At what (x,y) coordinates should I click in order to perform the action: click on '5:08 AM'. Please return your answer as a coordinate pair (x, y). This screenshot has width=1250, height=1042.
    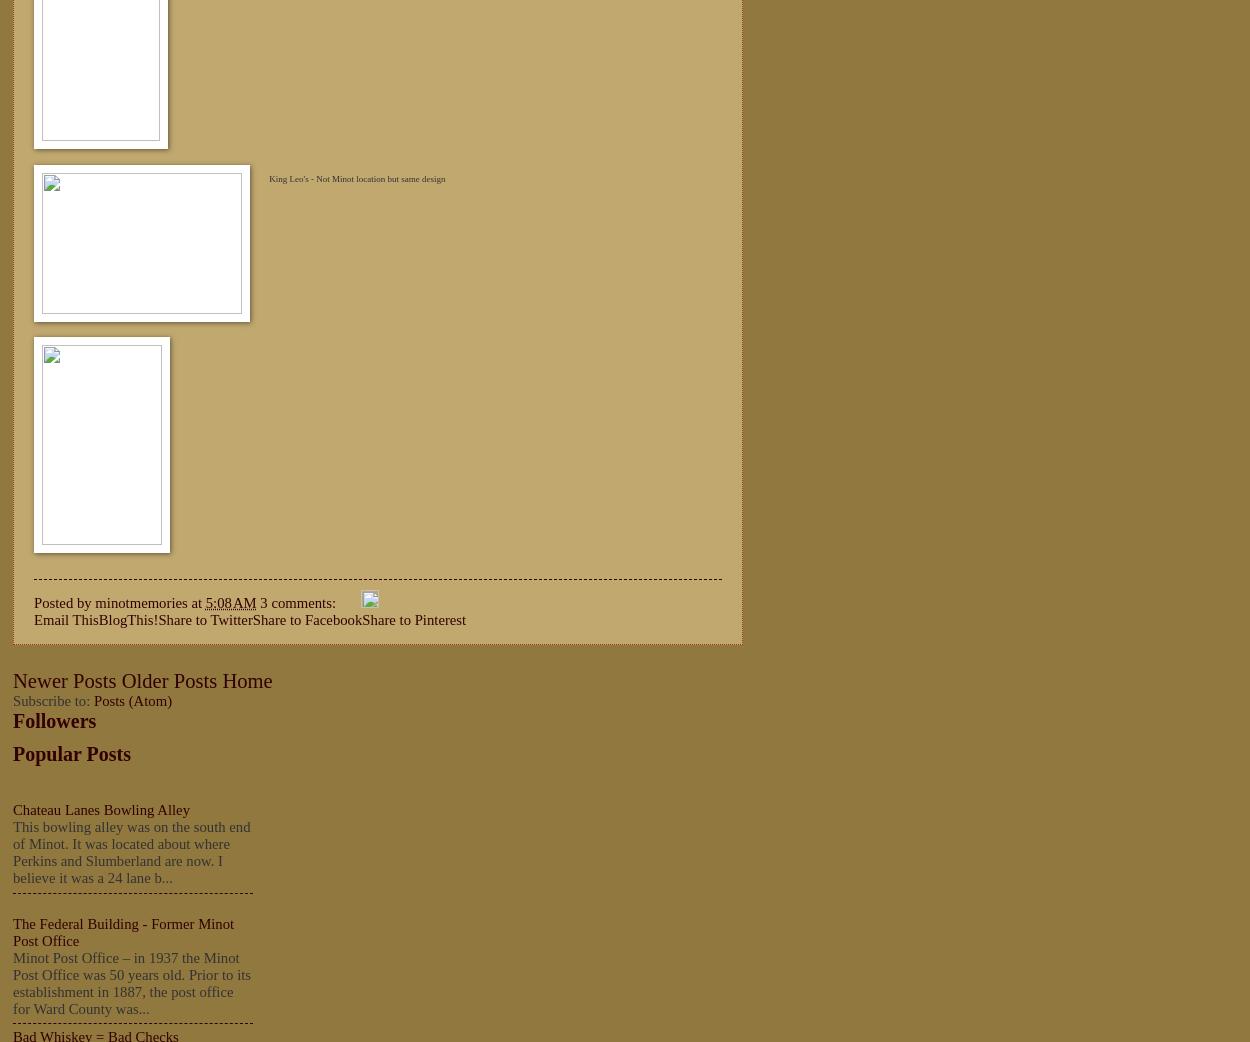
    Looking at the image, I should click on (229, 600).